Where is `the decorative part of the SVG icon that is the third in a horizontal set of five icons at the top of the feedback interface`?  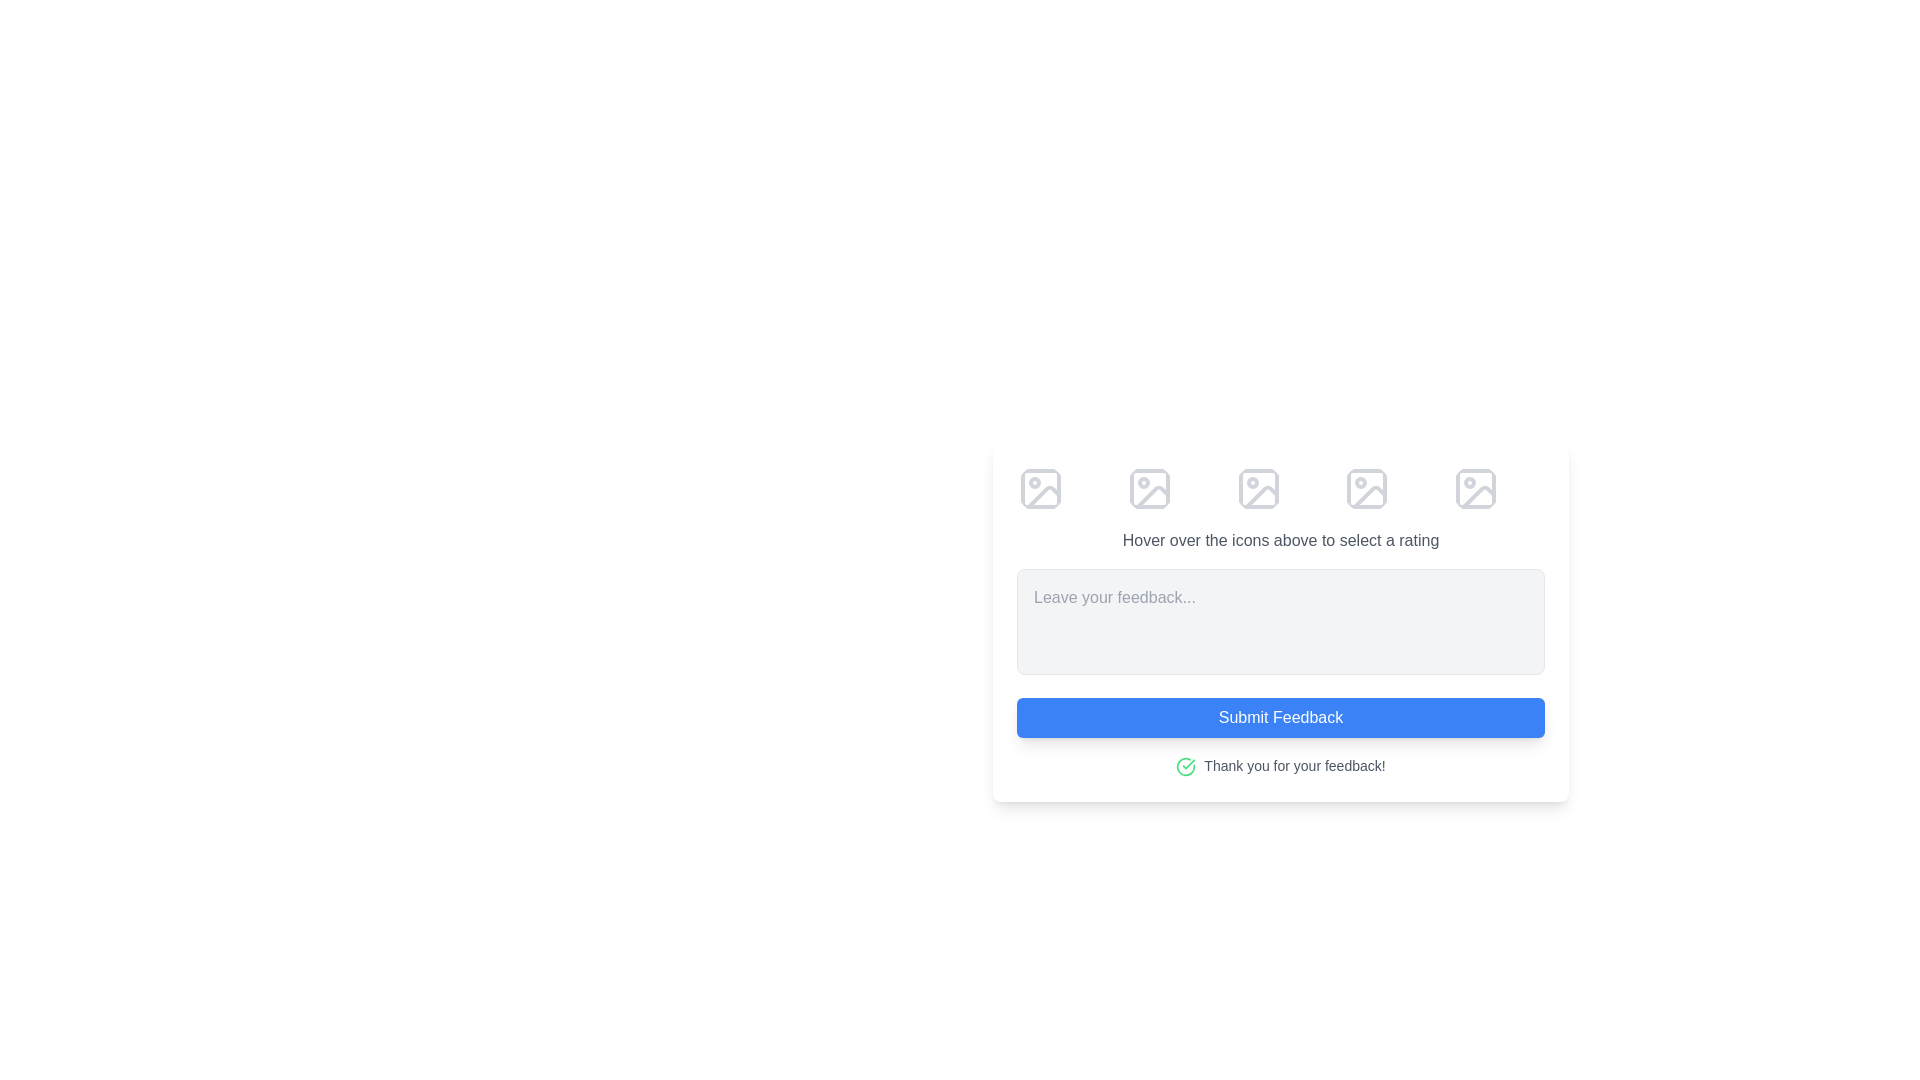 the decorative part of the SVG icon that is the third in a horizontal set of five icons at the top of the feedback interface is located at coordinates (1257, 489).